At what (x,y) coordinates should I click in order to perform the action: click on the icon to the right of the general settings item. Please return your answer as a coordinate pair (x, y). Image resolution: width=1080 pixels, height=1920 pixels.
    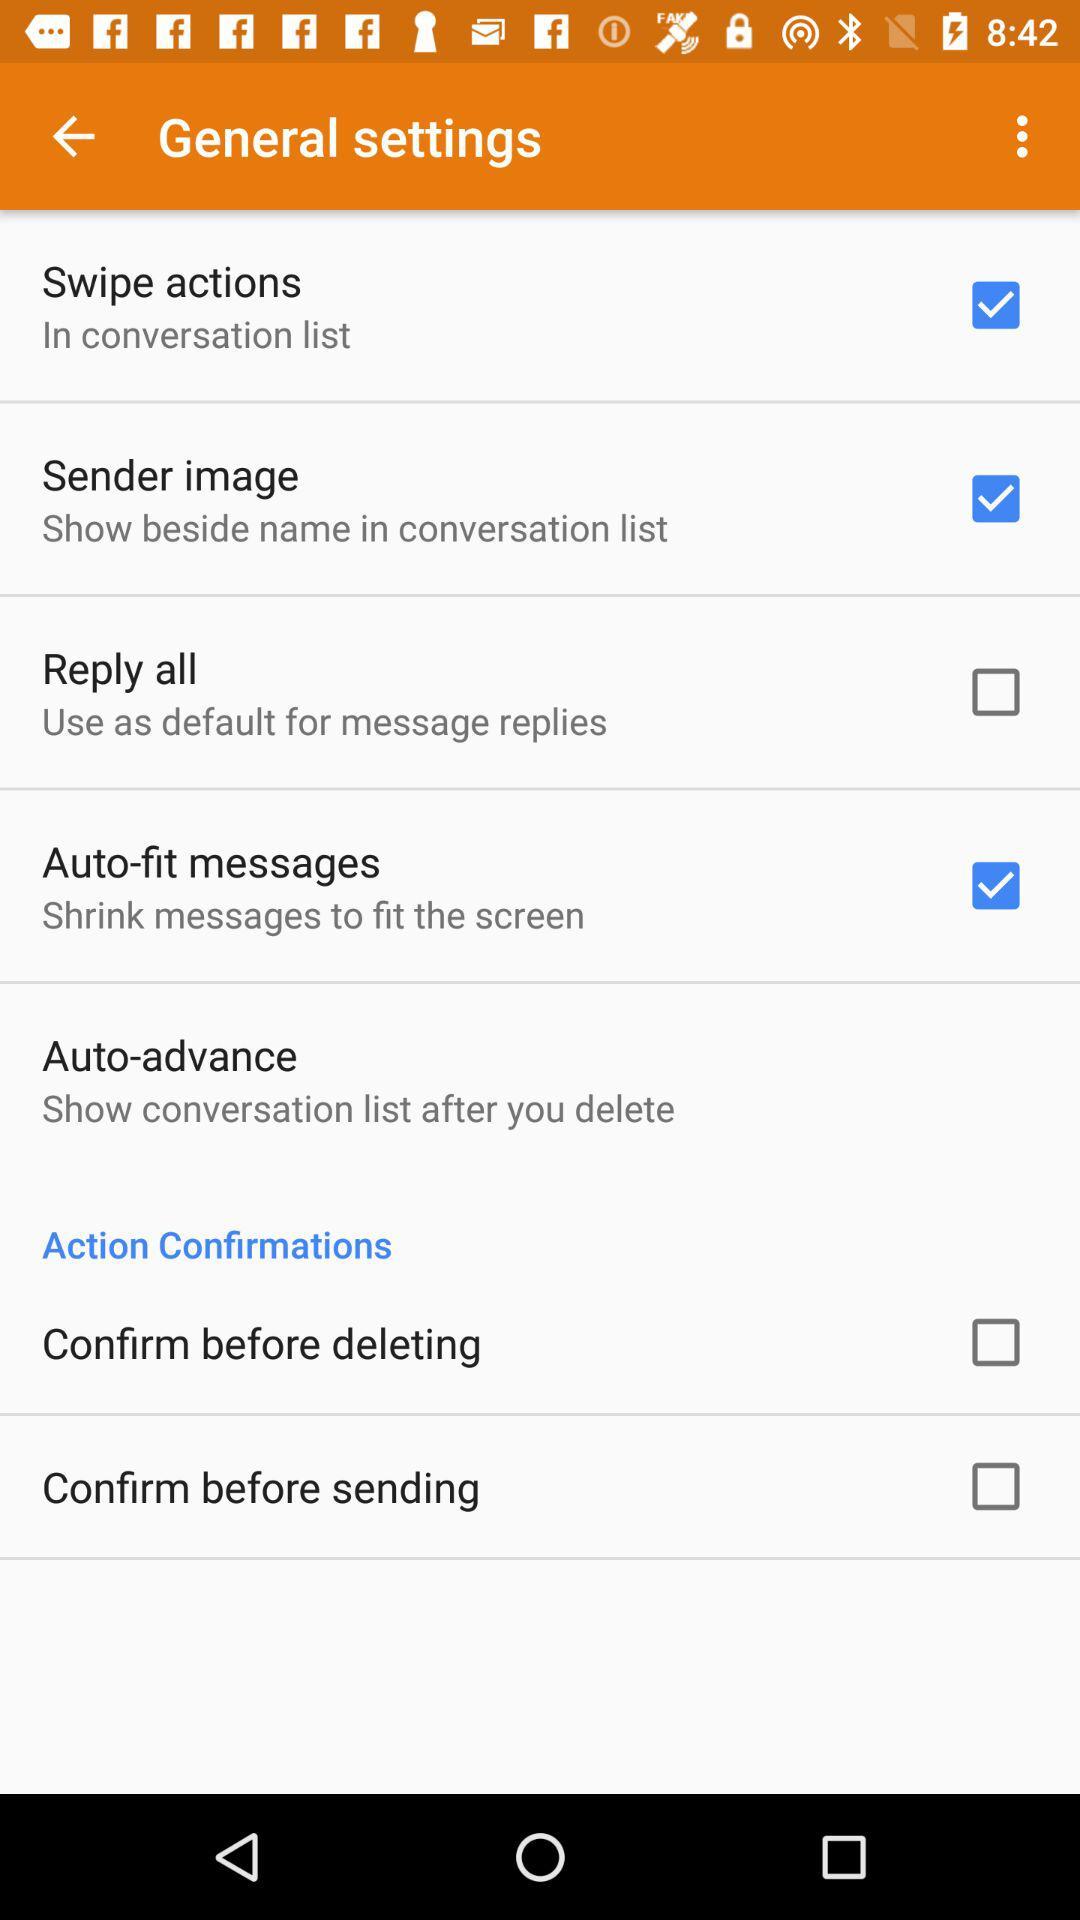
    Looking at the image, I should click on (1027, 135).